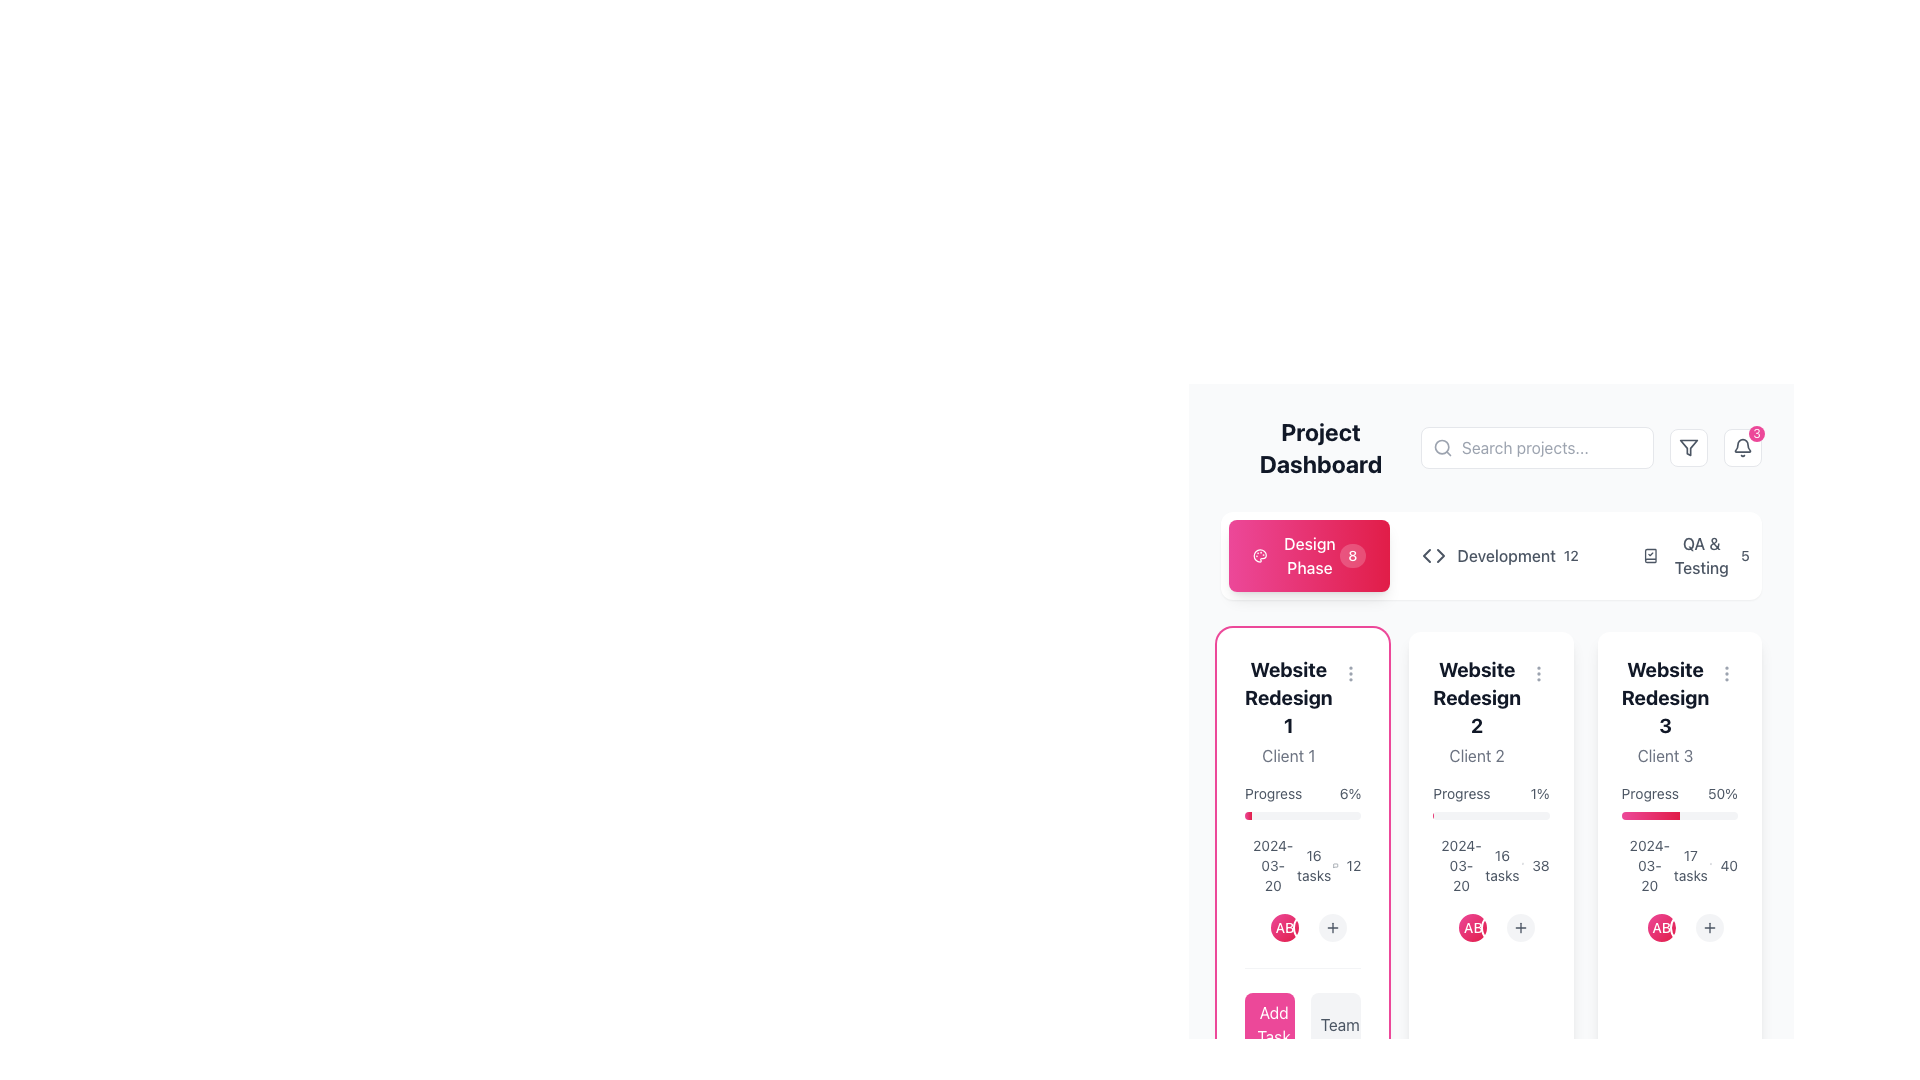 This screenshot has width=1920, height=1080. Describe the element at coordinates (1461, 793) in the screenshot. I see `the text label displaying 'Progress' in a gray color, located within the card labeled 'Website Redesign 2', positioned to the left of the percentage completion indicator` at that location.